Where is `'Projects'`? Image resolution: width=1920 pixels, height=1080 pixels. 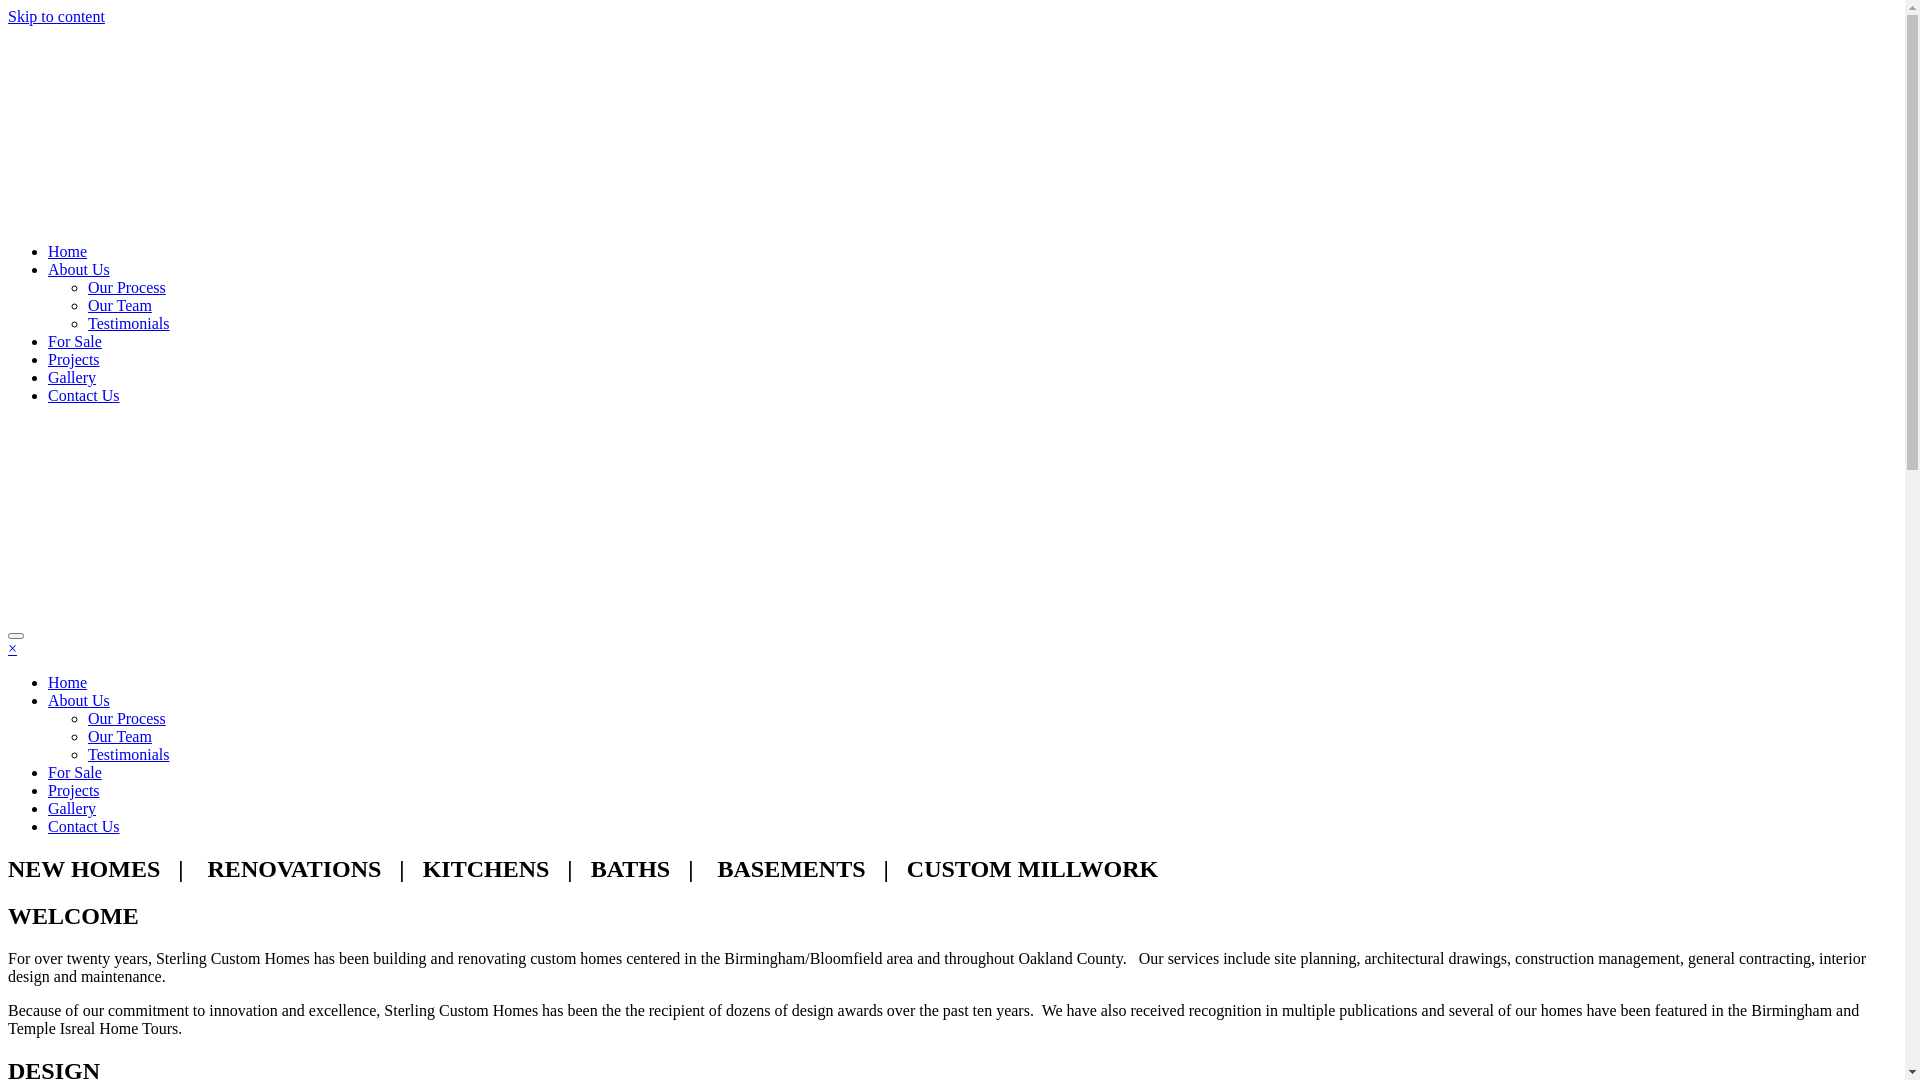
'Projects' is located at coordinates (73, 789).